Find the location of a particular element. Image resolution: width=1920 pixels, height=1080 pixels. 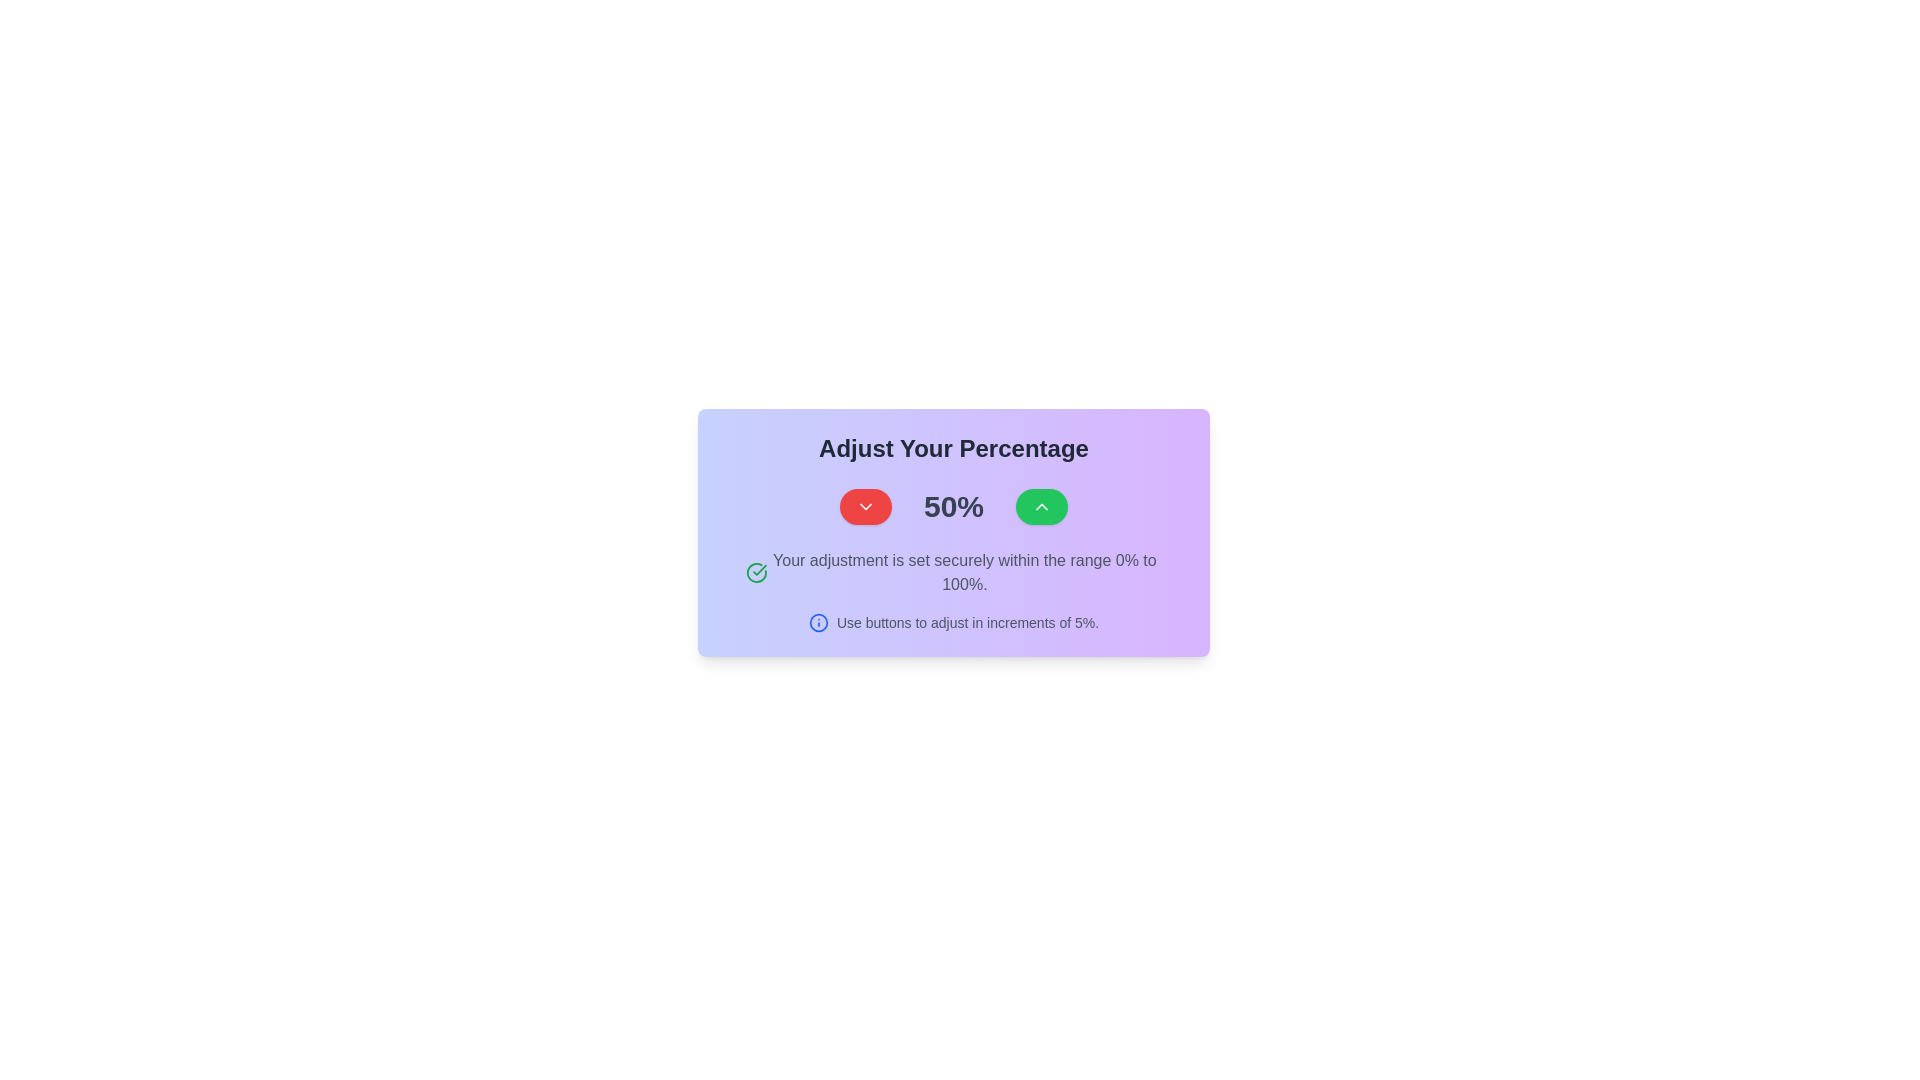

the Text Display element that shows '50%' in large, bold, dark gray font, centrally located between a red decrement button and a green increment button is located at coordinates (953, 505).